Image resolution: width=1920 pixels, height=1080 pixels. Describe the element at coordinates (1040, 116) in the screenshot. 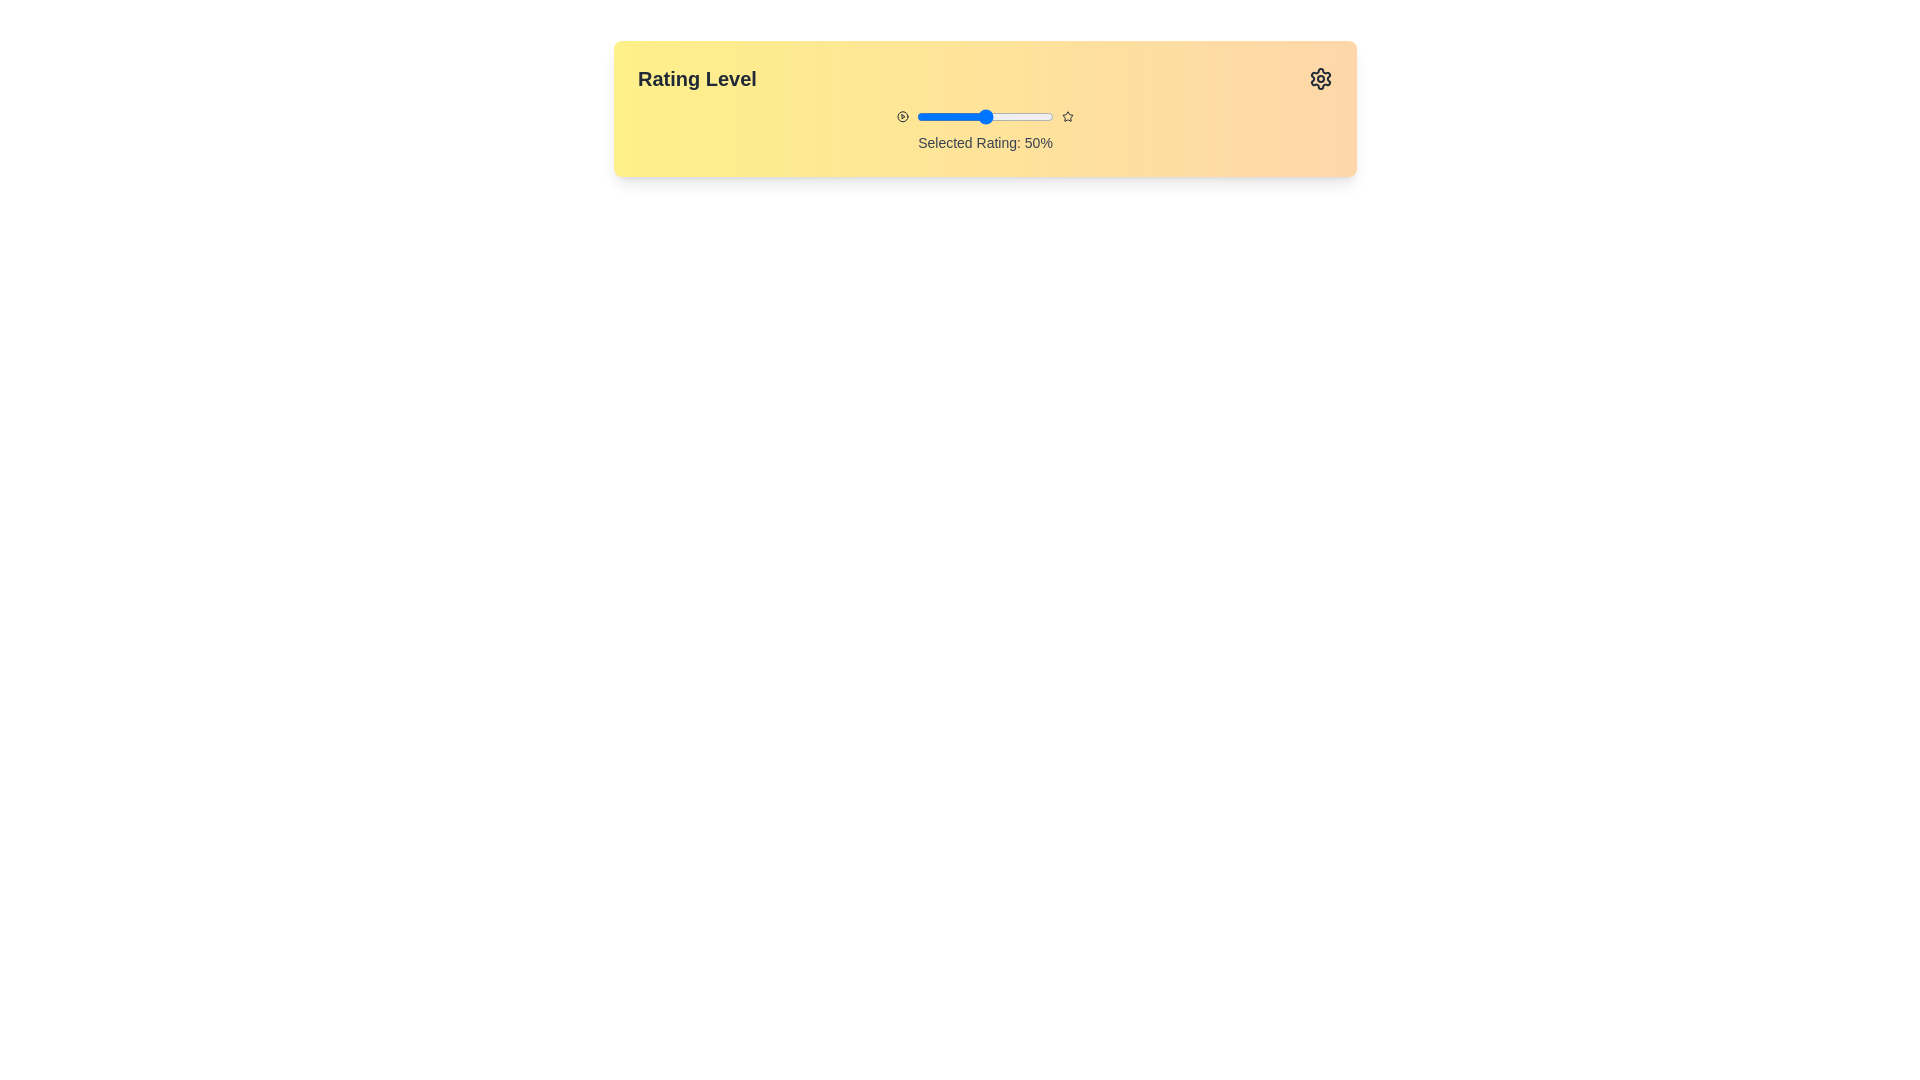

I see `the slider` at that location.